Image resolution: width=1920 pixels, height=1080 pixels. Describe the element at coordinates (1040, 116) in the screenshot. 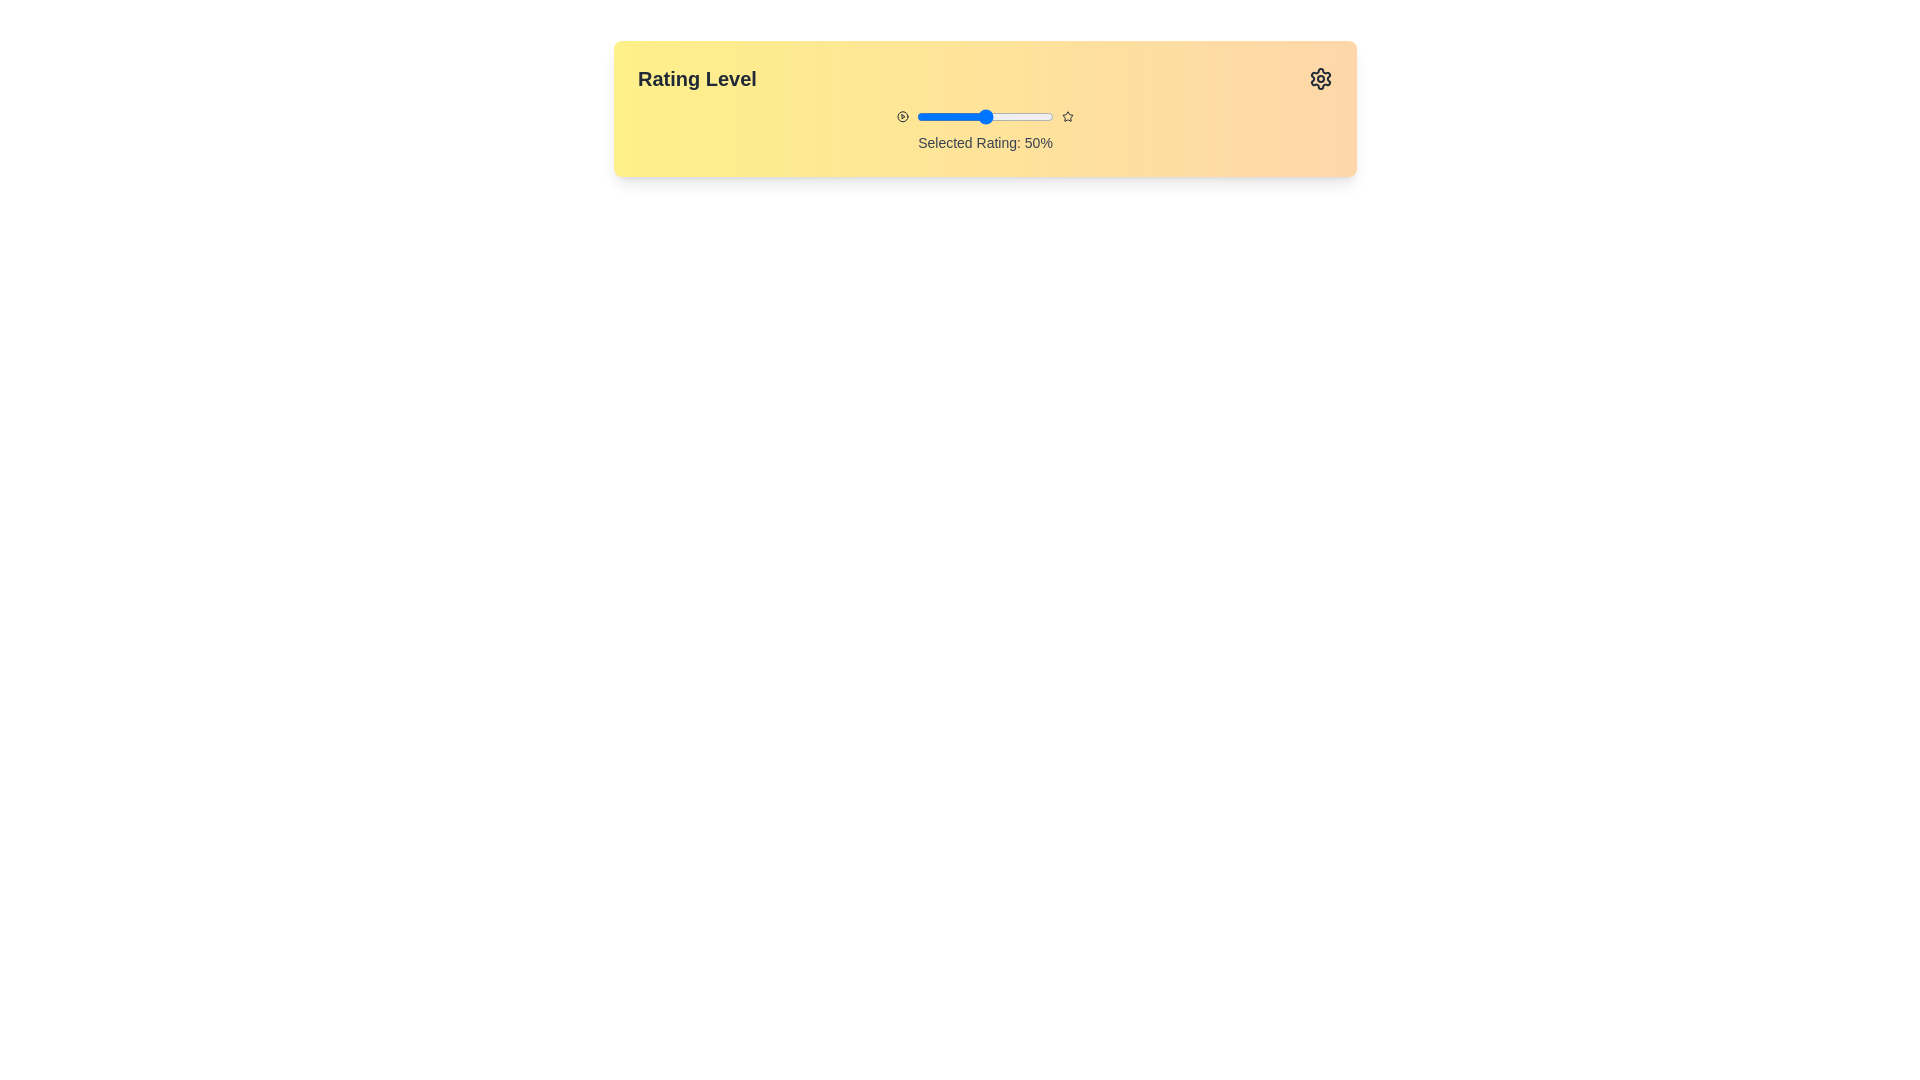

I see `the slider` at that location.